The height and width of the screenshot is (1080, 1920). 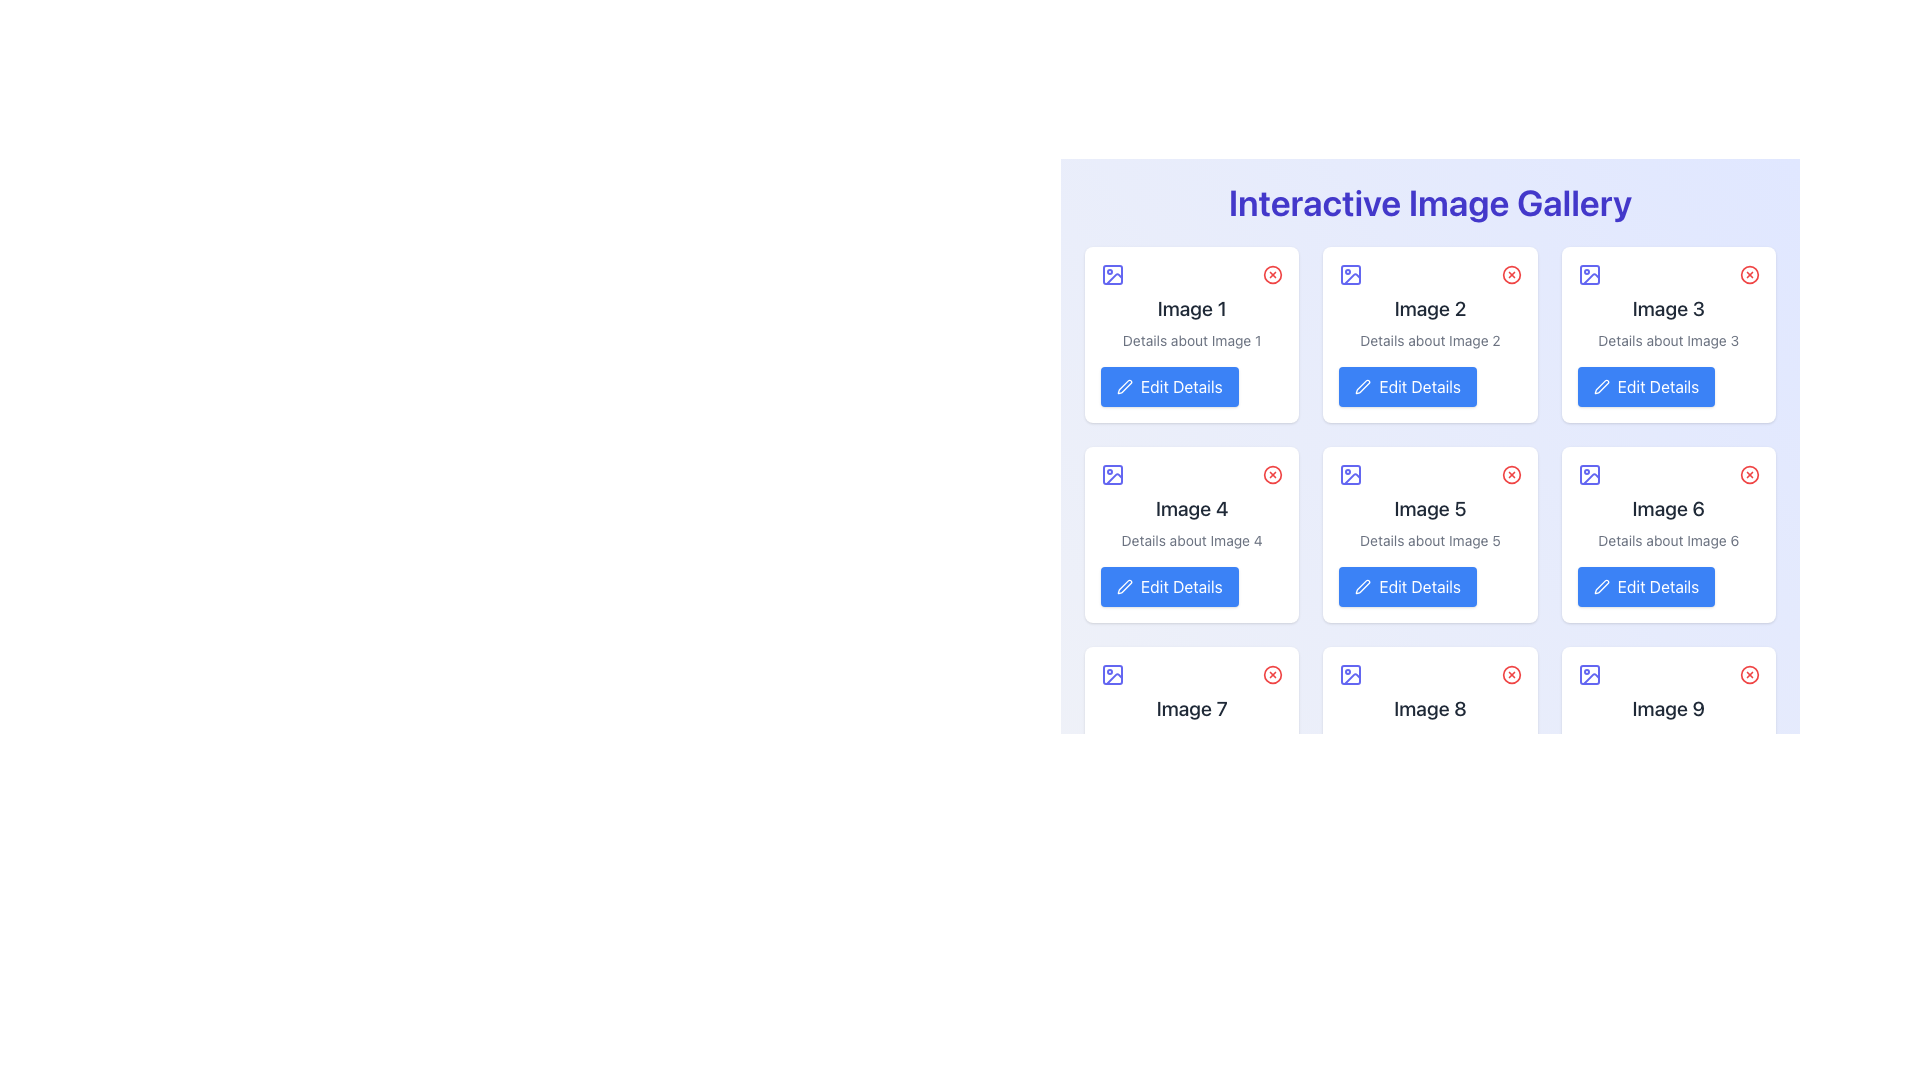 What do you see at coordinates (1511, 474) in the screenshot?
I see `the red X icon button located in the top-right corner of the 'Image 5' card` at bounding box center [1511, 474].